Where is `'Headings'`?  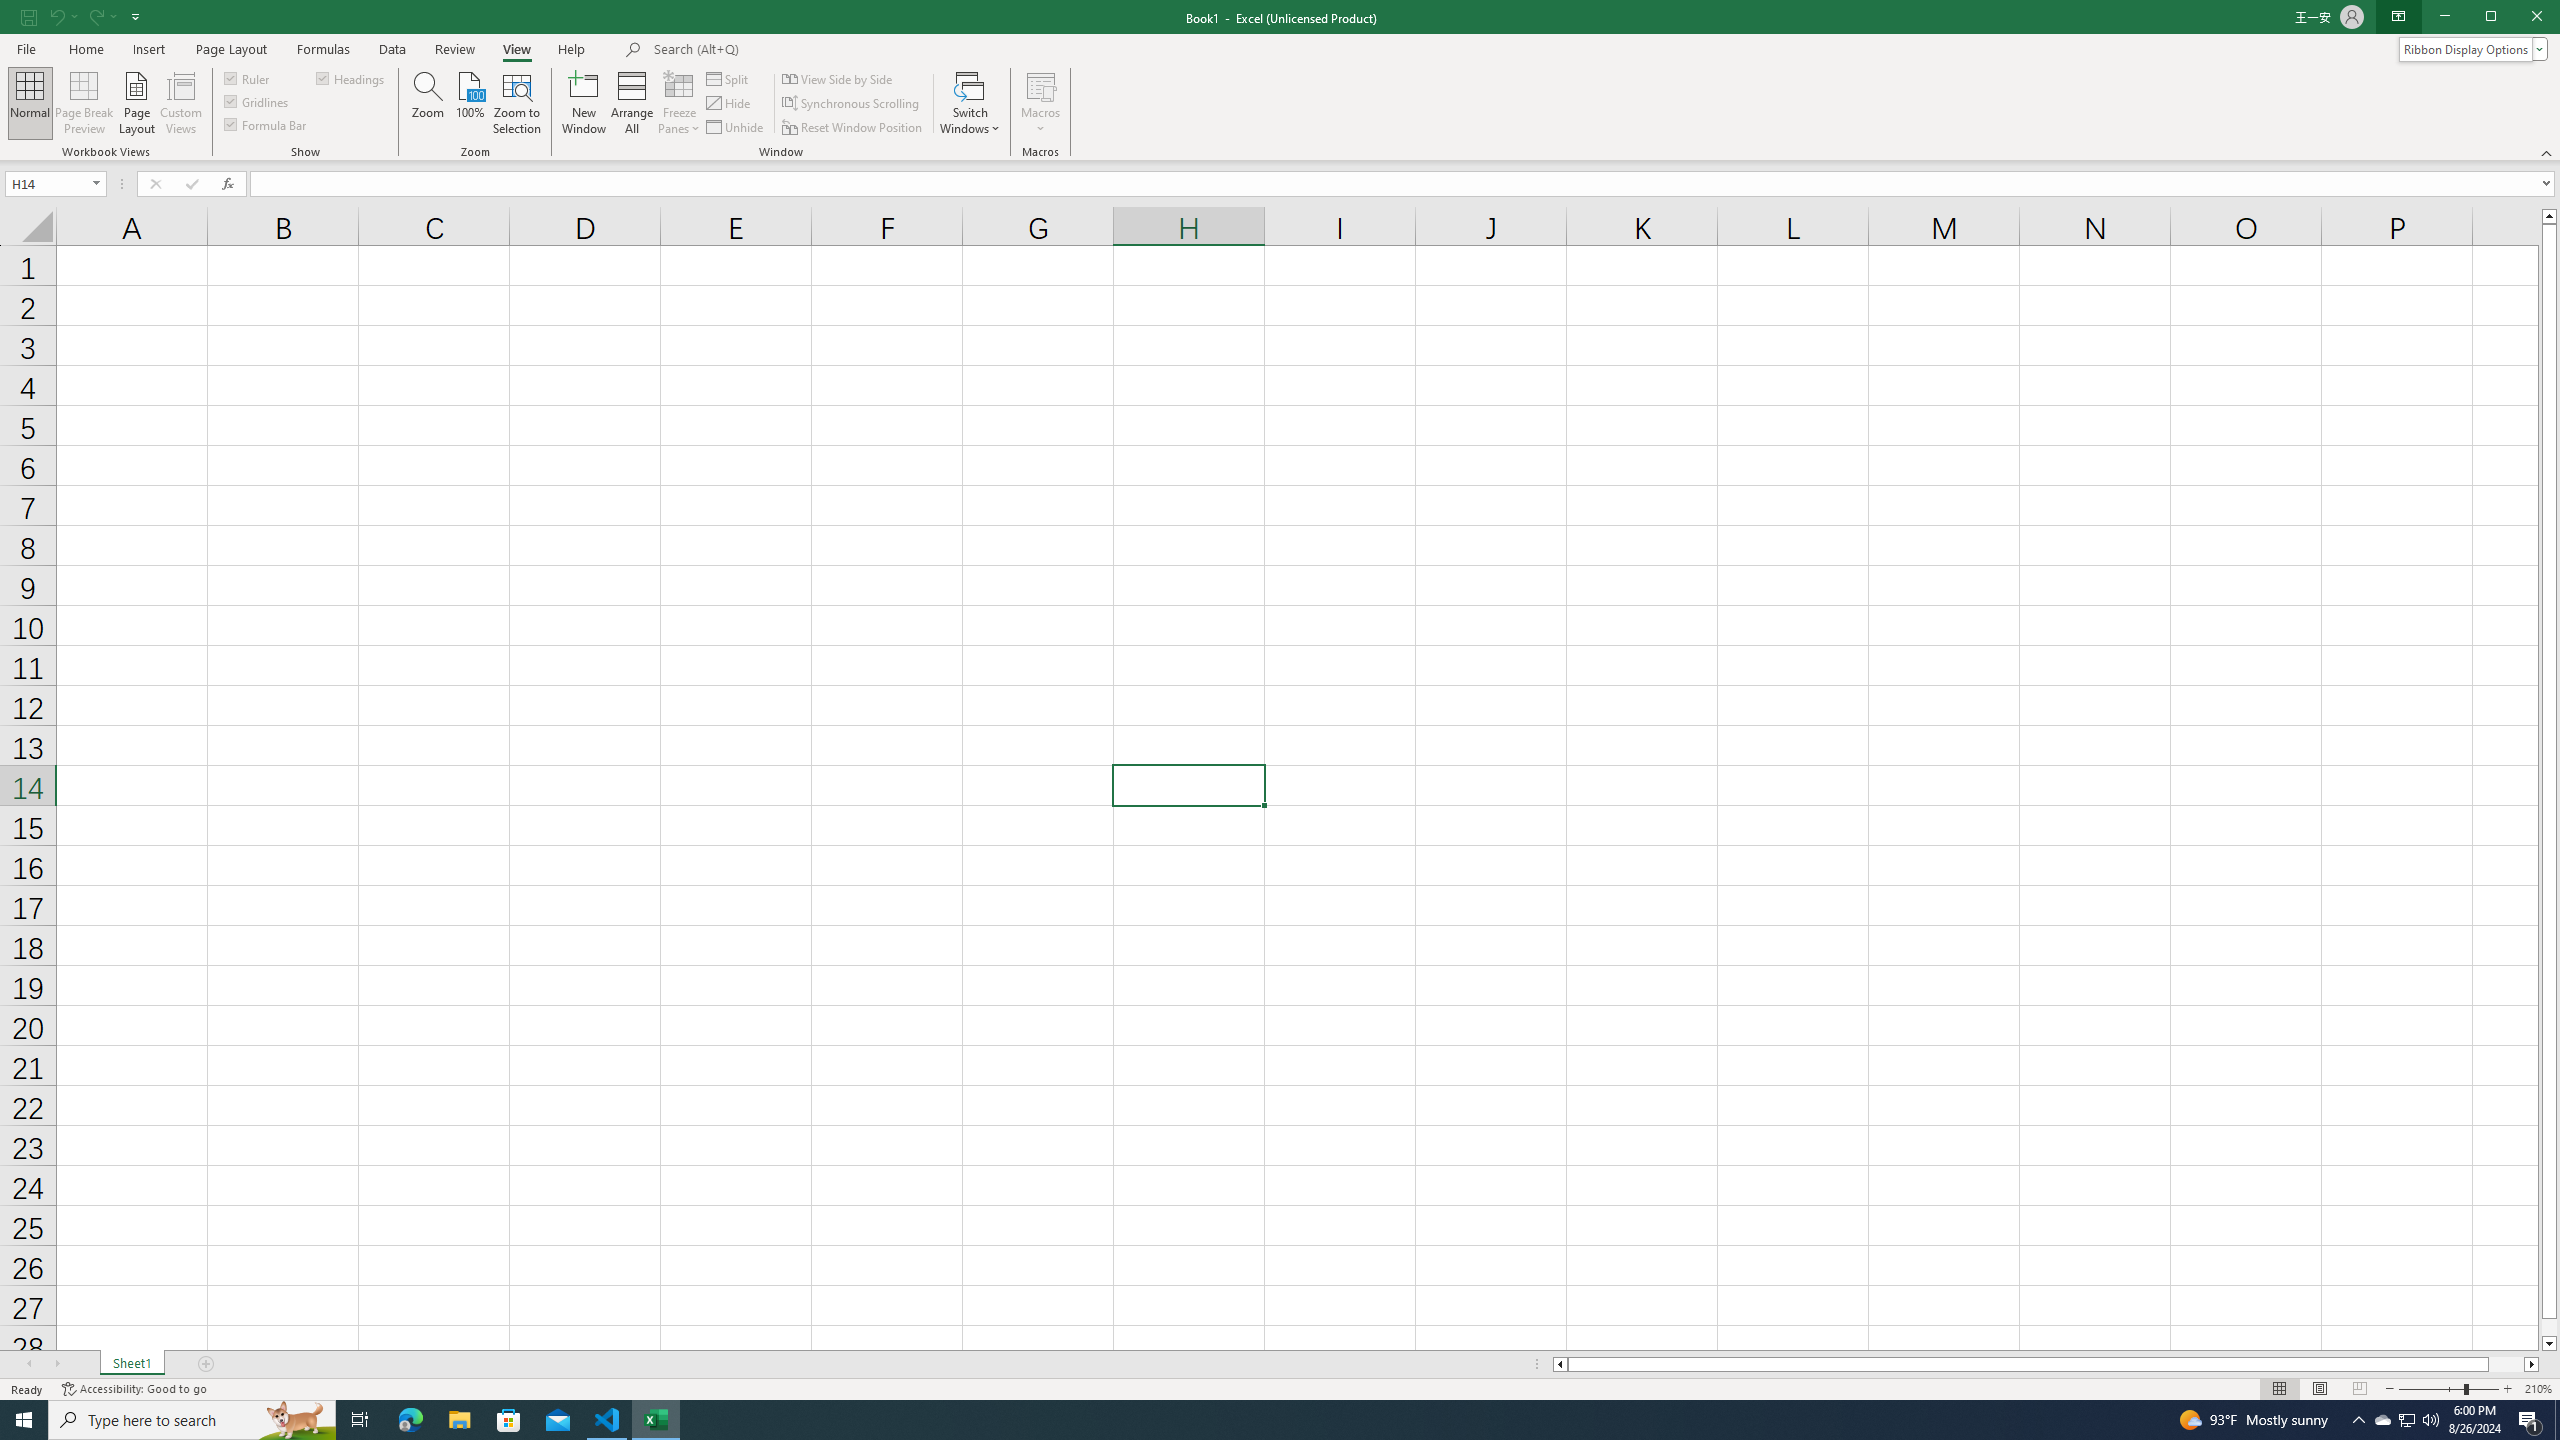 'Headings' is located at coordinates (351, 77).